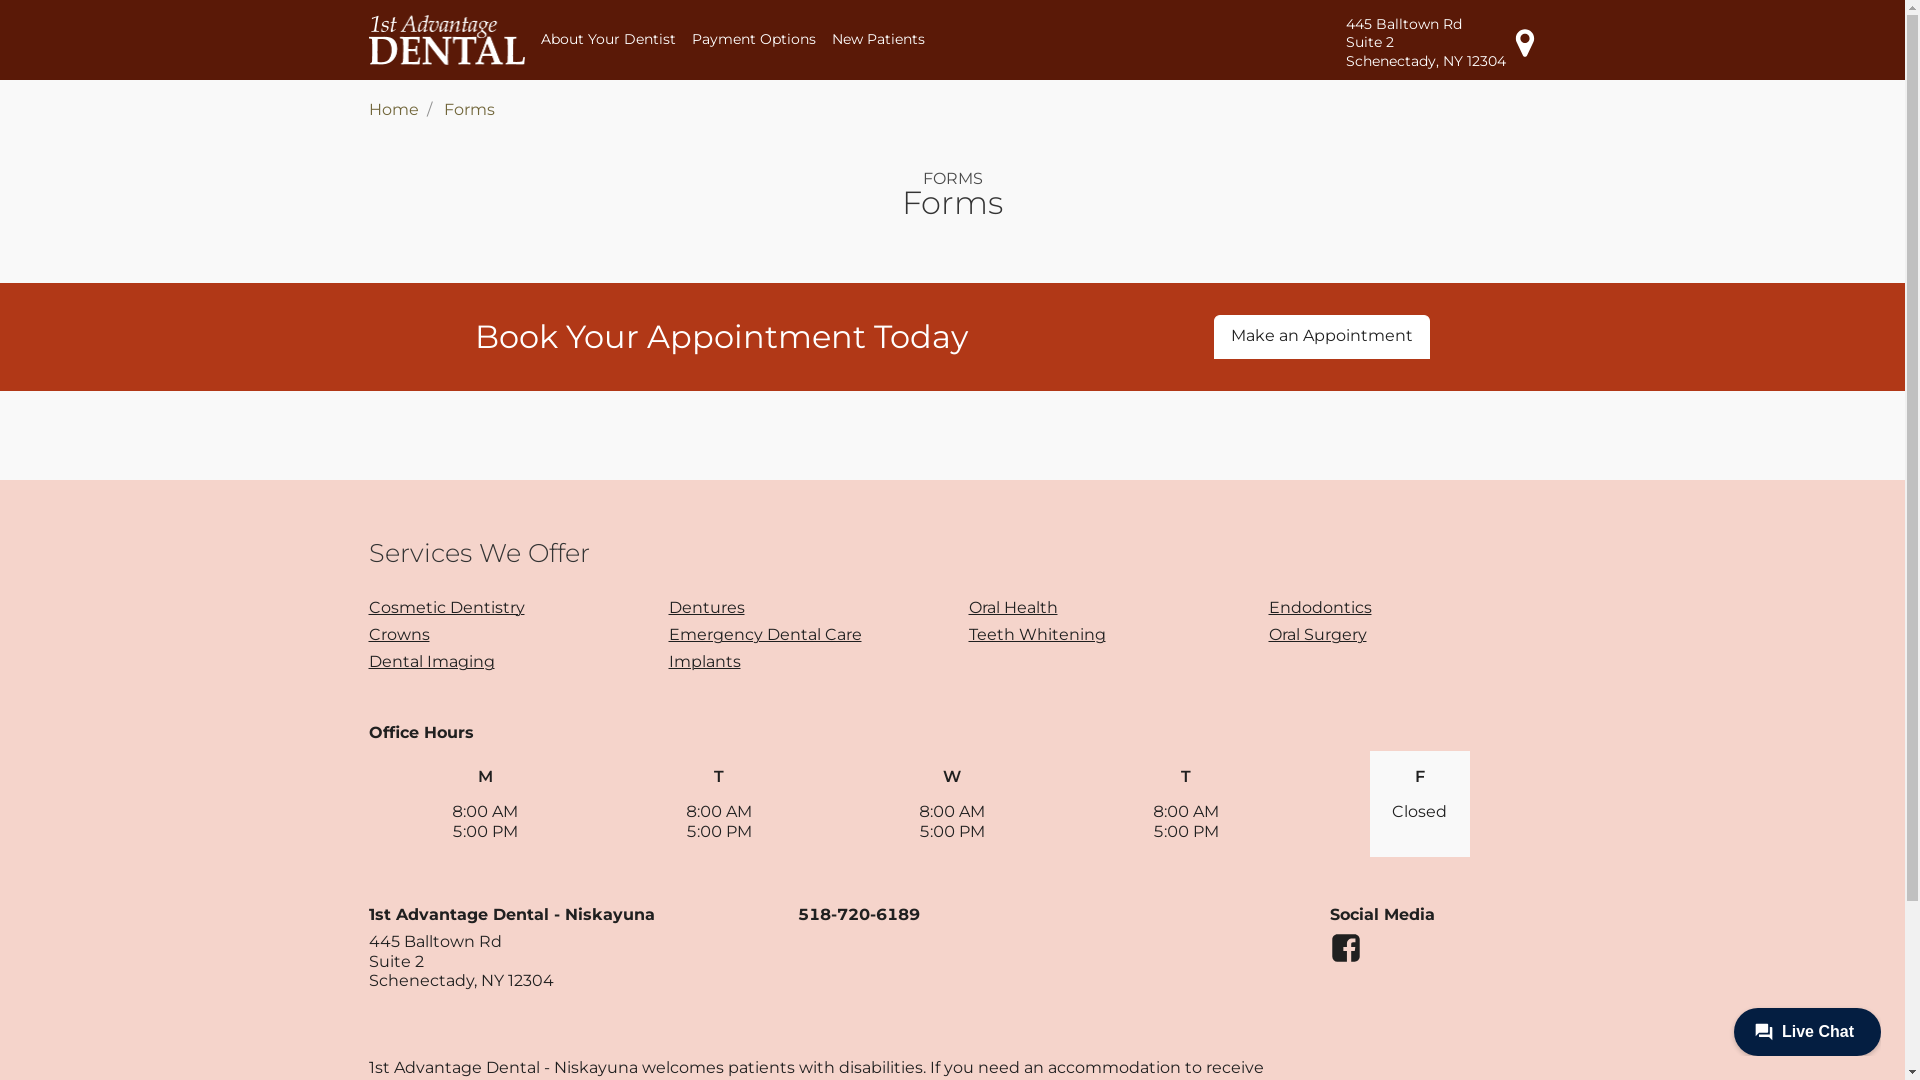 The width and height of the screenshot is (1920, 1080). What do you see at coordinates (430, 661) in the screenshot?
I see `'Dental Imaging'` at bounding box center [430, 661].